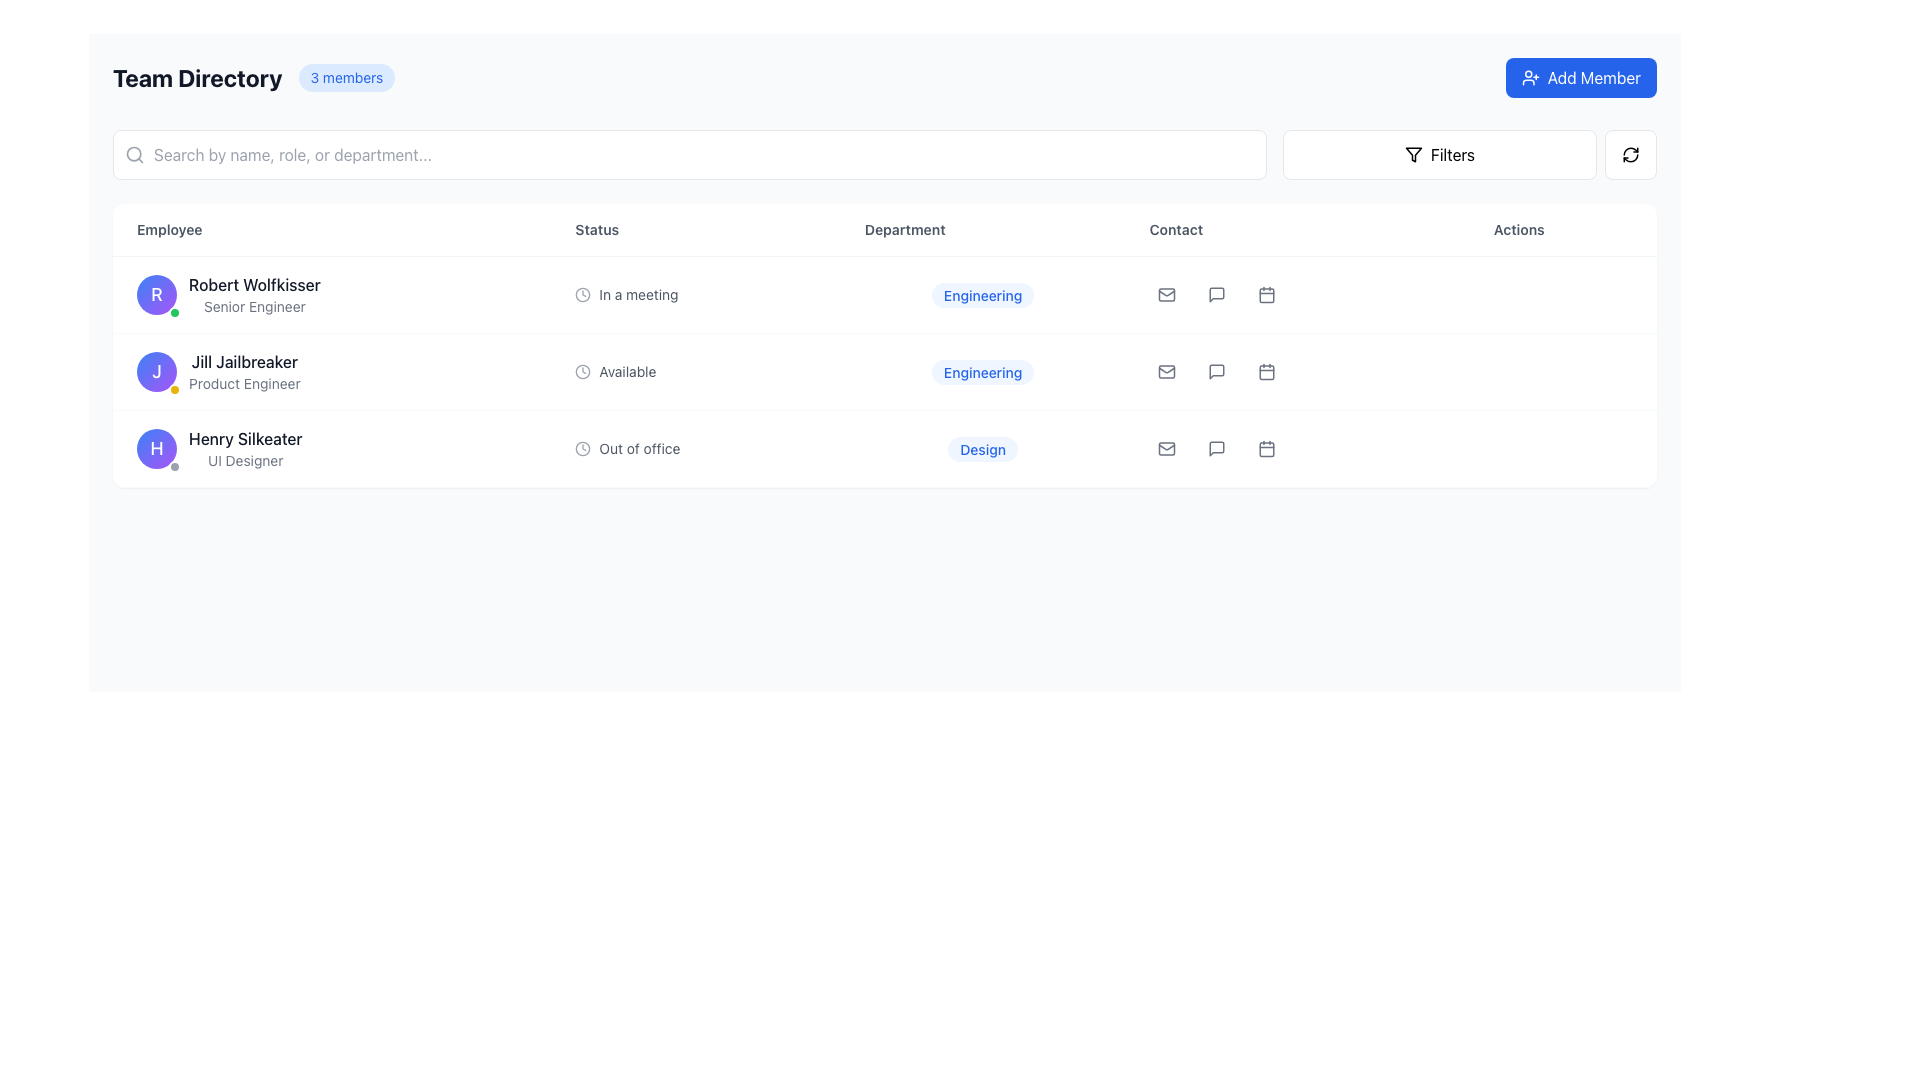  I want to click on the Profile card representing the first employee in the Team Directory list, which displays their name, role, and profile image, so click(332, 294).